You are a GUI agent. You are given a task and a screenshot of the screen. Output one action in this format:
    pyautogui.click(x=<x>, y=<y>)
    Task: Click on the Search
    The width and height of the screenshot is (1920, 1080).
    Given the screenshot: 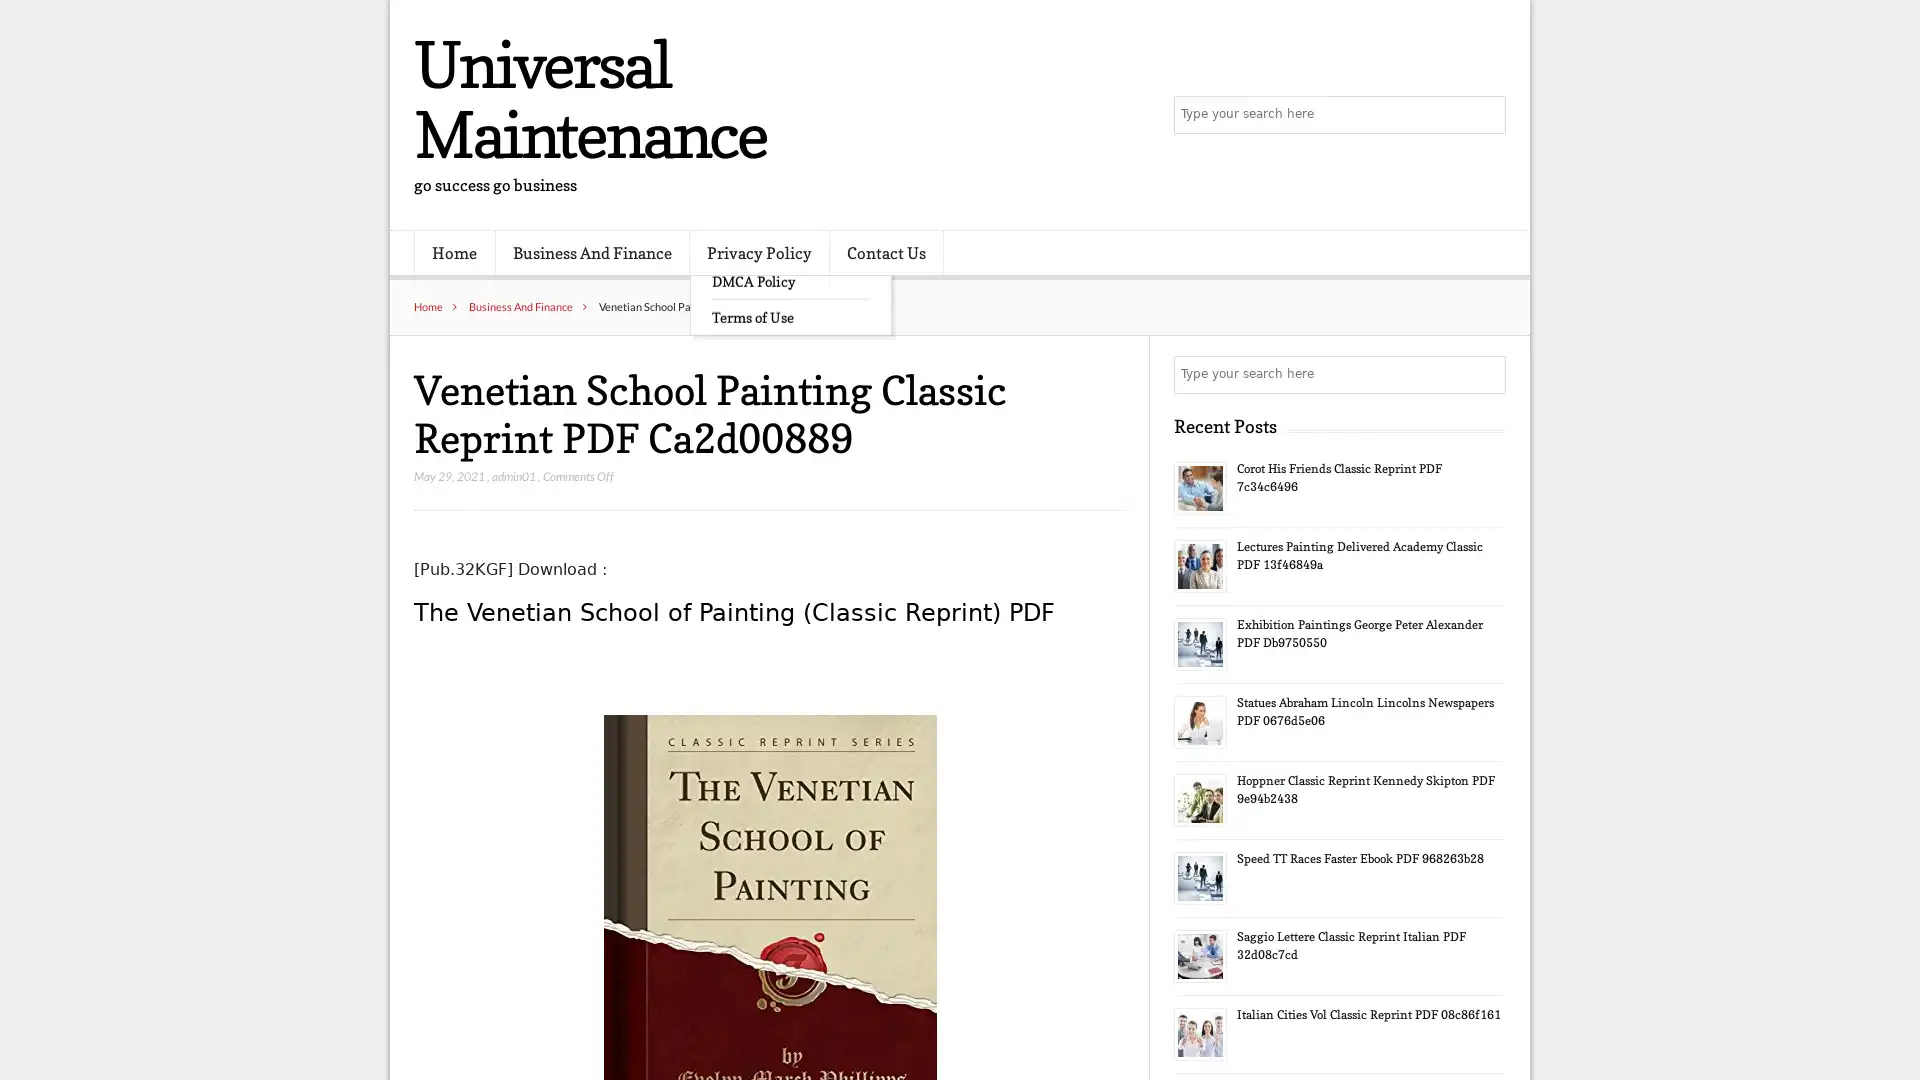 What is the action you would take?
    pyautogui.click(x=1485, y=374)
    